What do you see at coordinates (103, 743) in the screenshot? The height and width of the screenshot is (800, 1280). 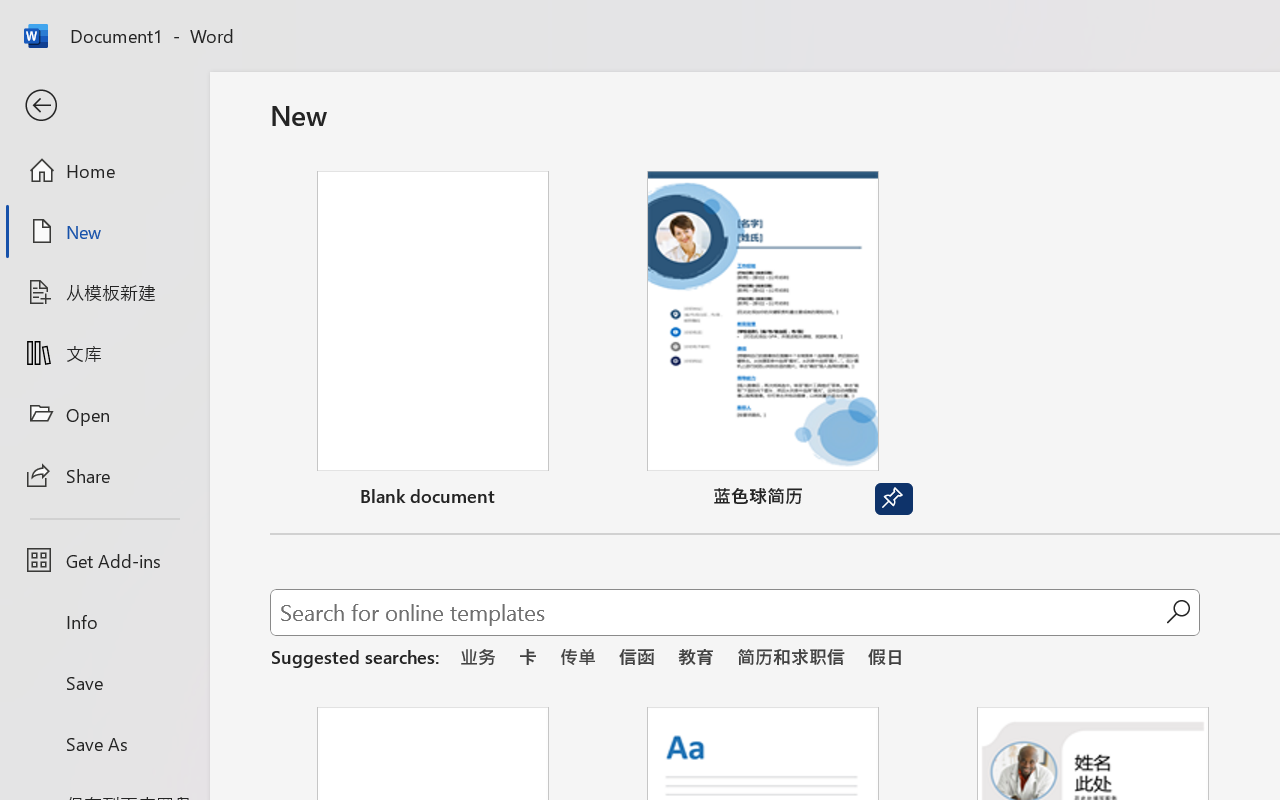 I see `'Save As'` at bounding box center [103, 743].